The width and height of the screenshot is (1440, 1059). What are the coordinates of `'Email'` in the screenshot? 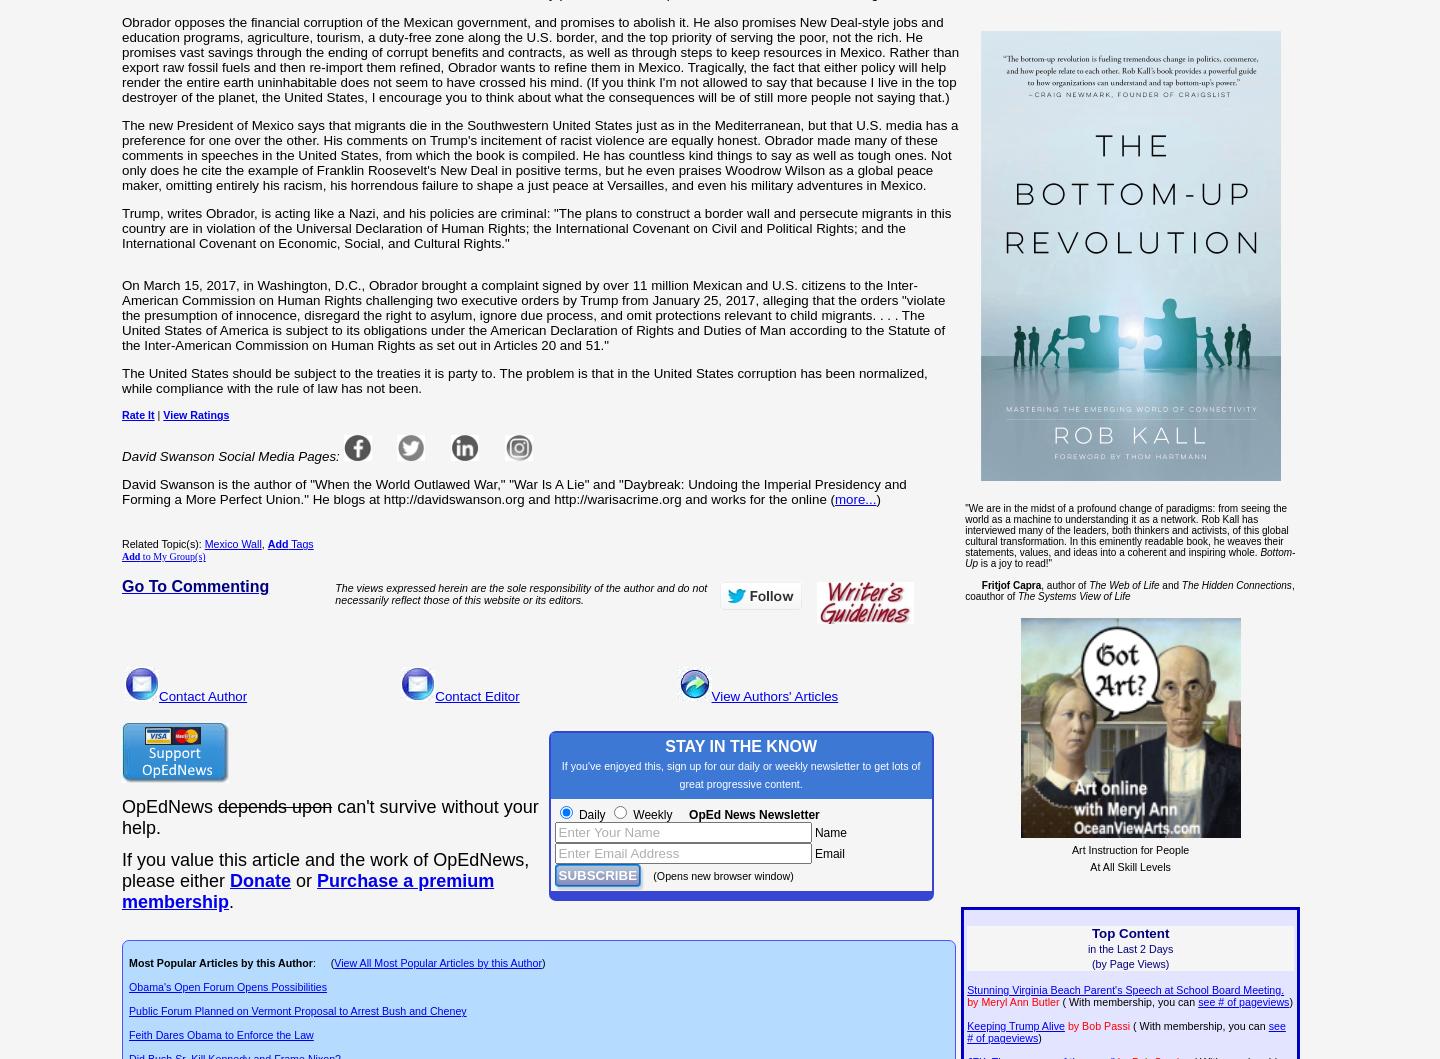 It's located at (827, 853).